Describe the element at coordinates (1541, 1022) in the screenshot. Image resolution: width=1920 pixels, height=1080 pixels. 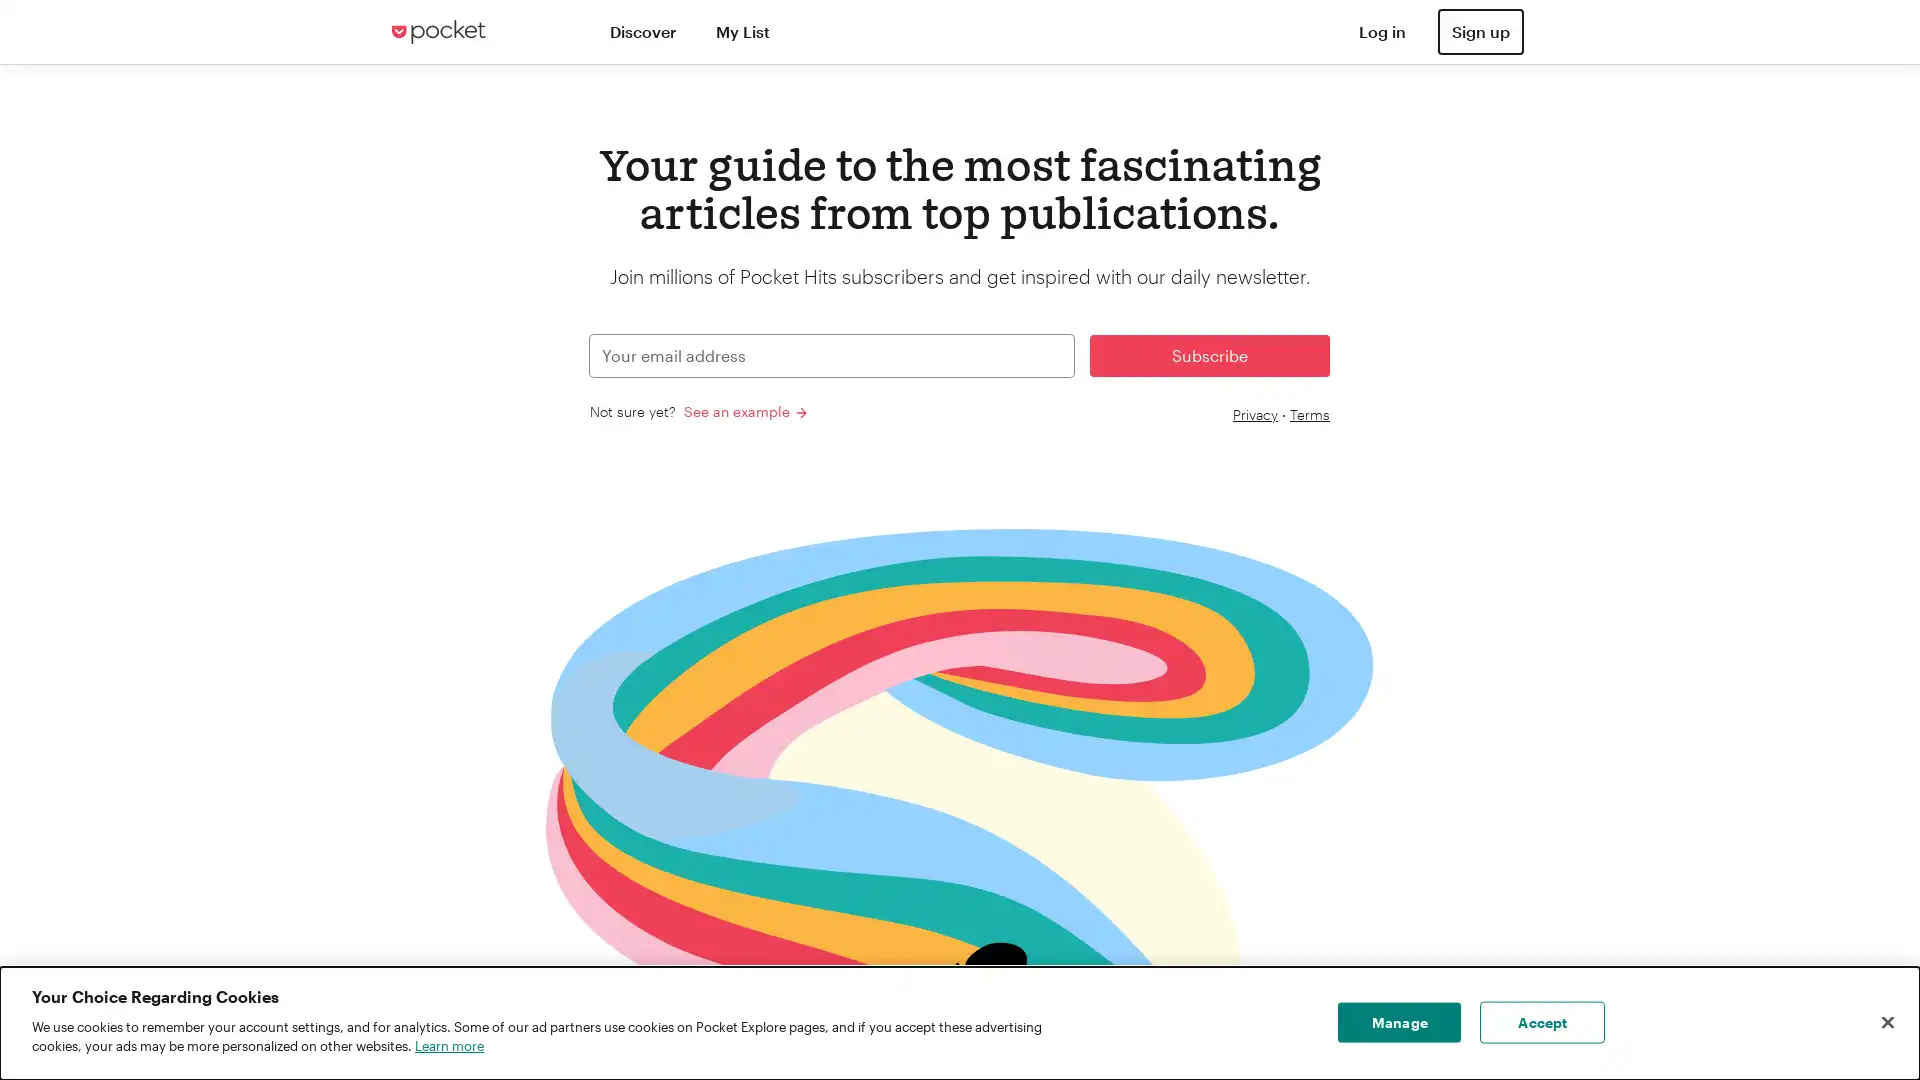
I see `Accept` at that location.